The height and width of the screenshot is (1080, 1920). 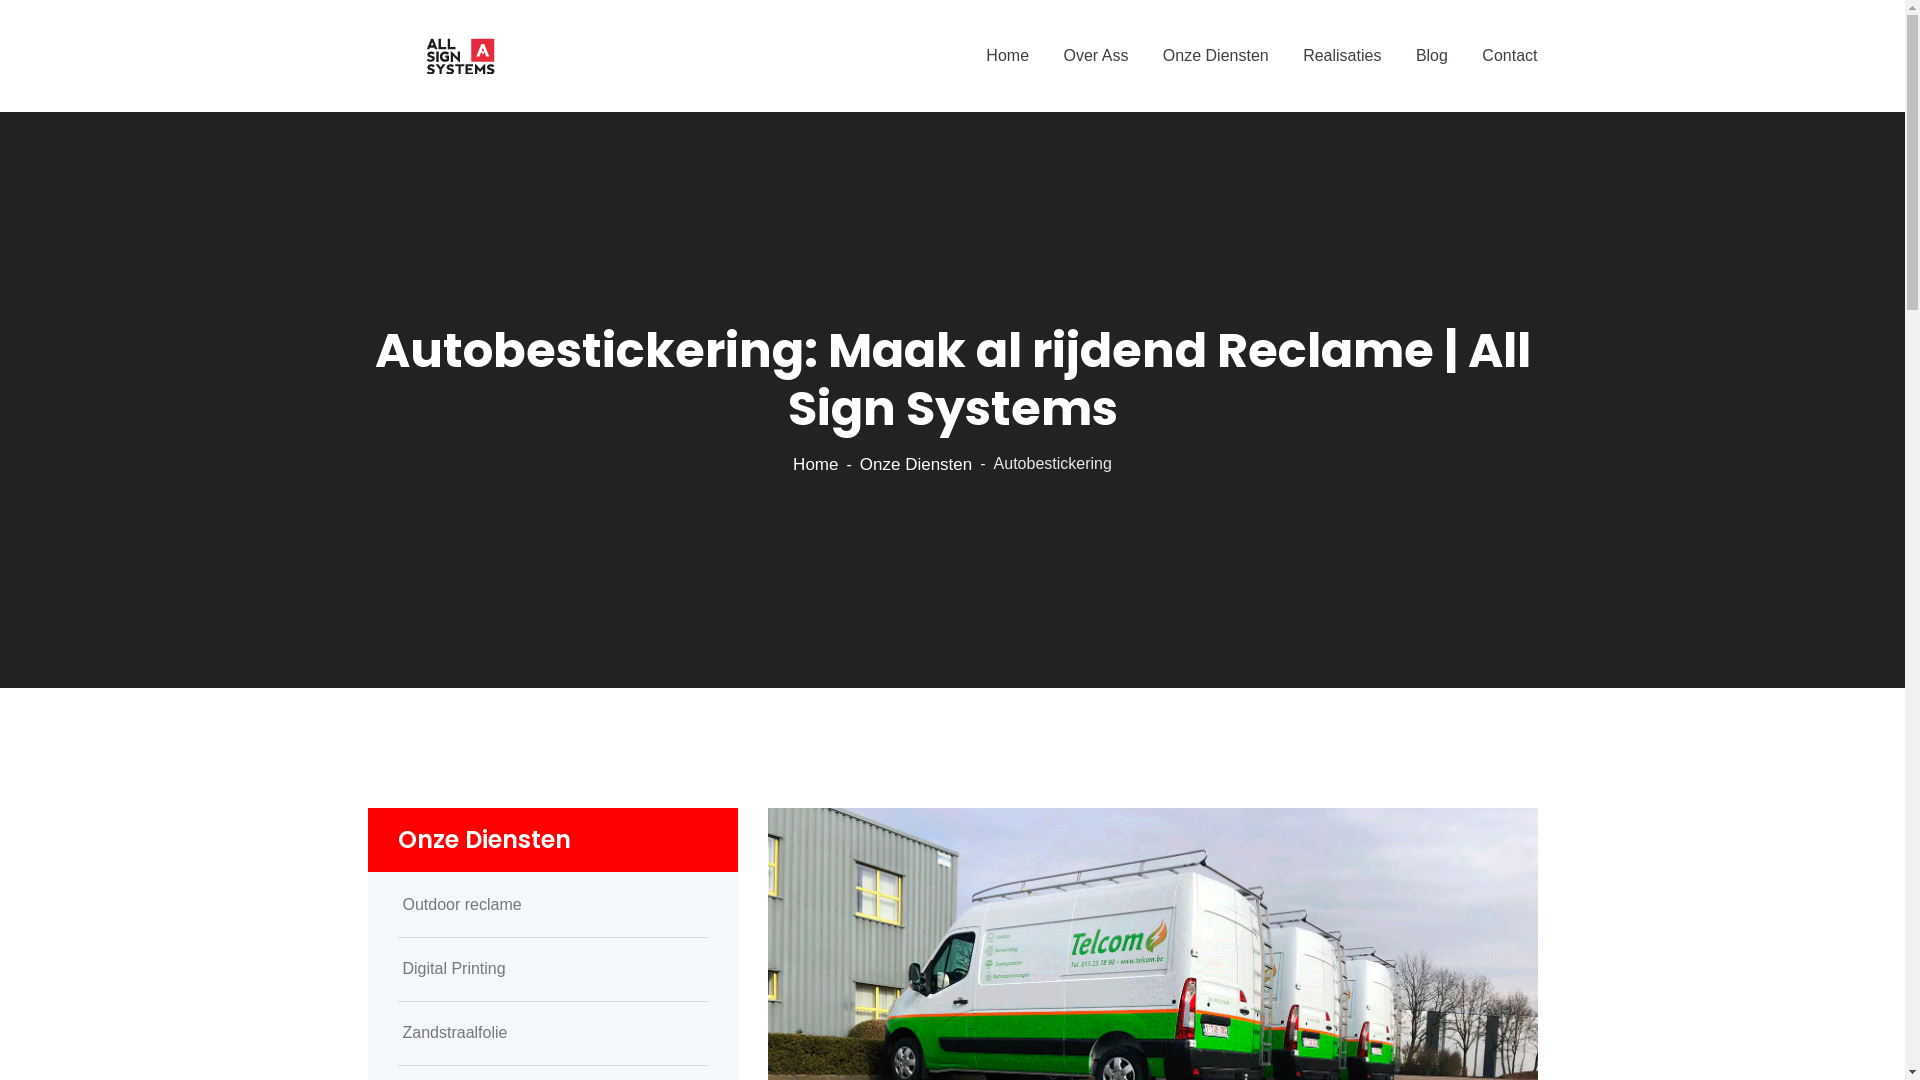 What do you see at coordinates (1007, 55) in the screenshot?
I see `'Home'` at bounding box center [1007, 55].